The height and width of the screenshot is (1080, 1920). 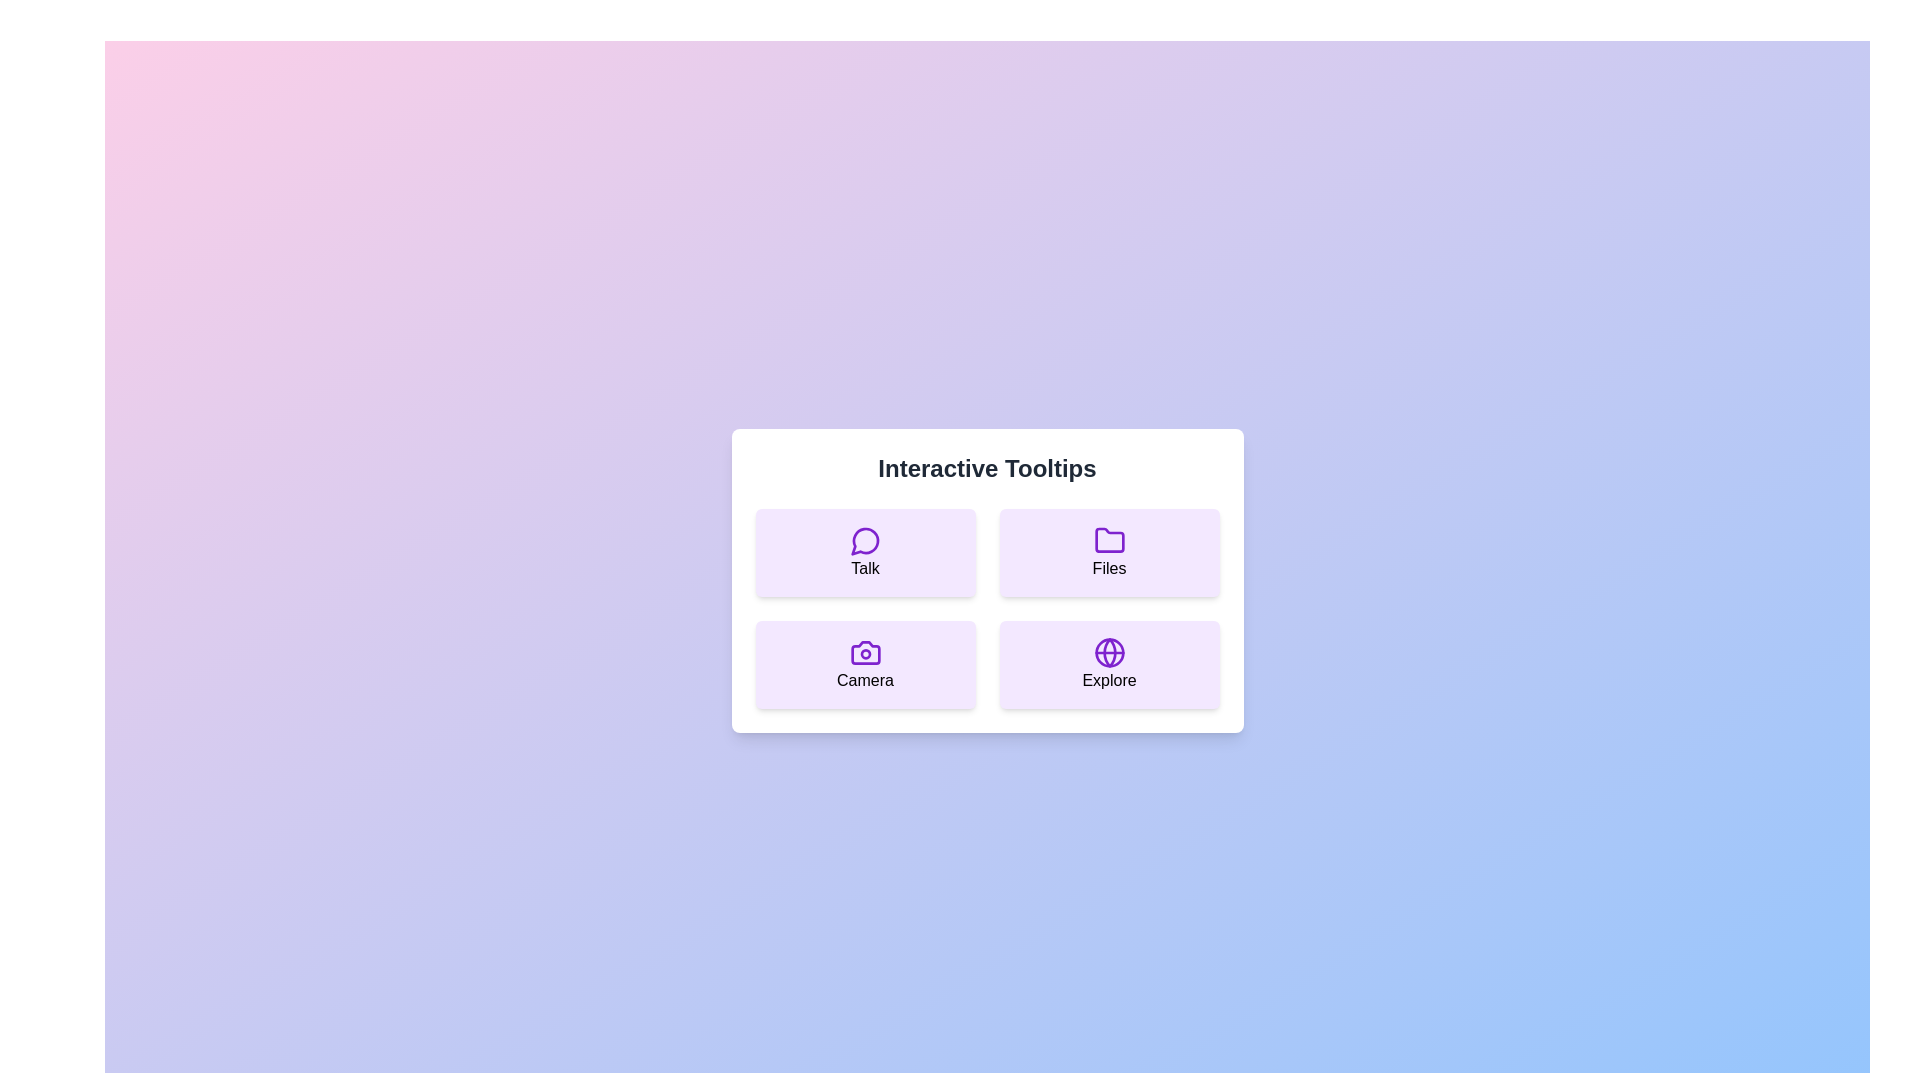 What do you see at coordinates (1108, 664) in the screenshot?
I see `the 'Explore' button, which is a rectangular button with a purple background and rounded edges, featuring a globe icon and the text 'Explore' in black, located in the bottom-right quadrant of the grid layout` at bounding box center [1108, 664].